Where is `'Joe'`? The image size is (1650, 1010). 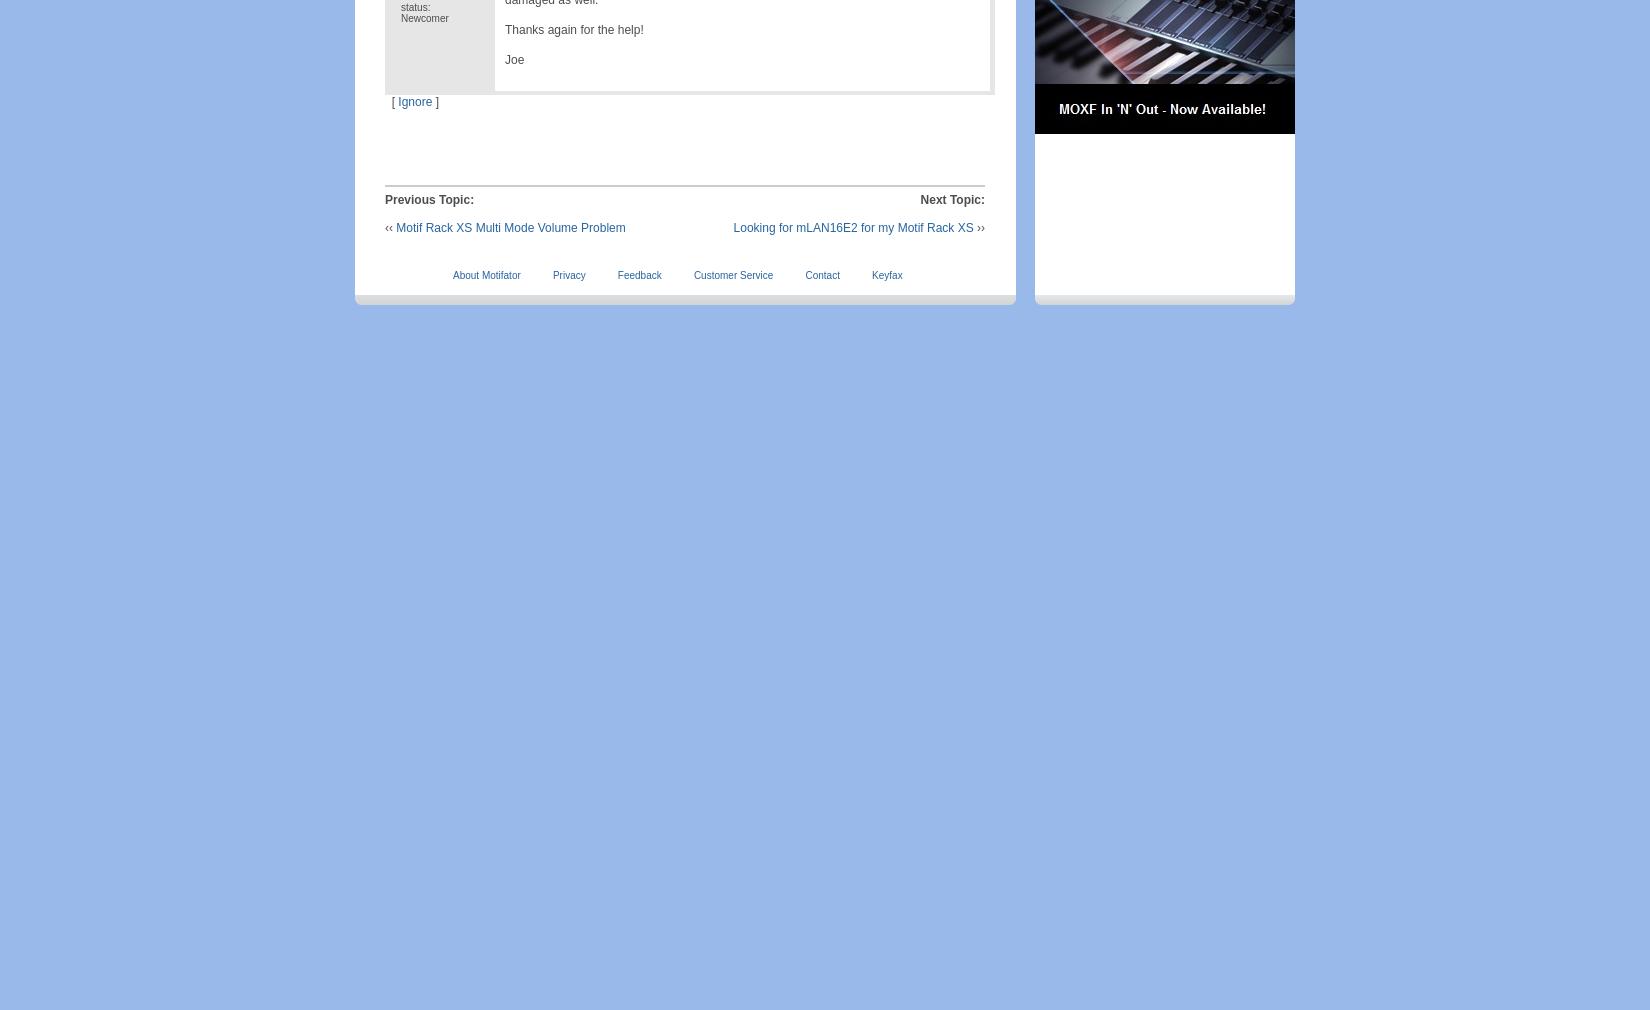
'Joe' is located at coordinates (513, 58).